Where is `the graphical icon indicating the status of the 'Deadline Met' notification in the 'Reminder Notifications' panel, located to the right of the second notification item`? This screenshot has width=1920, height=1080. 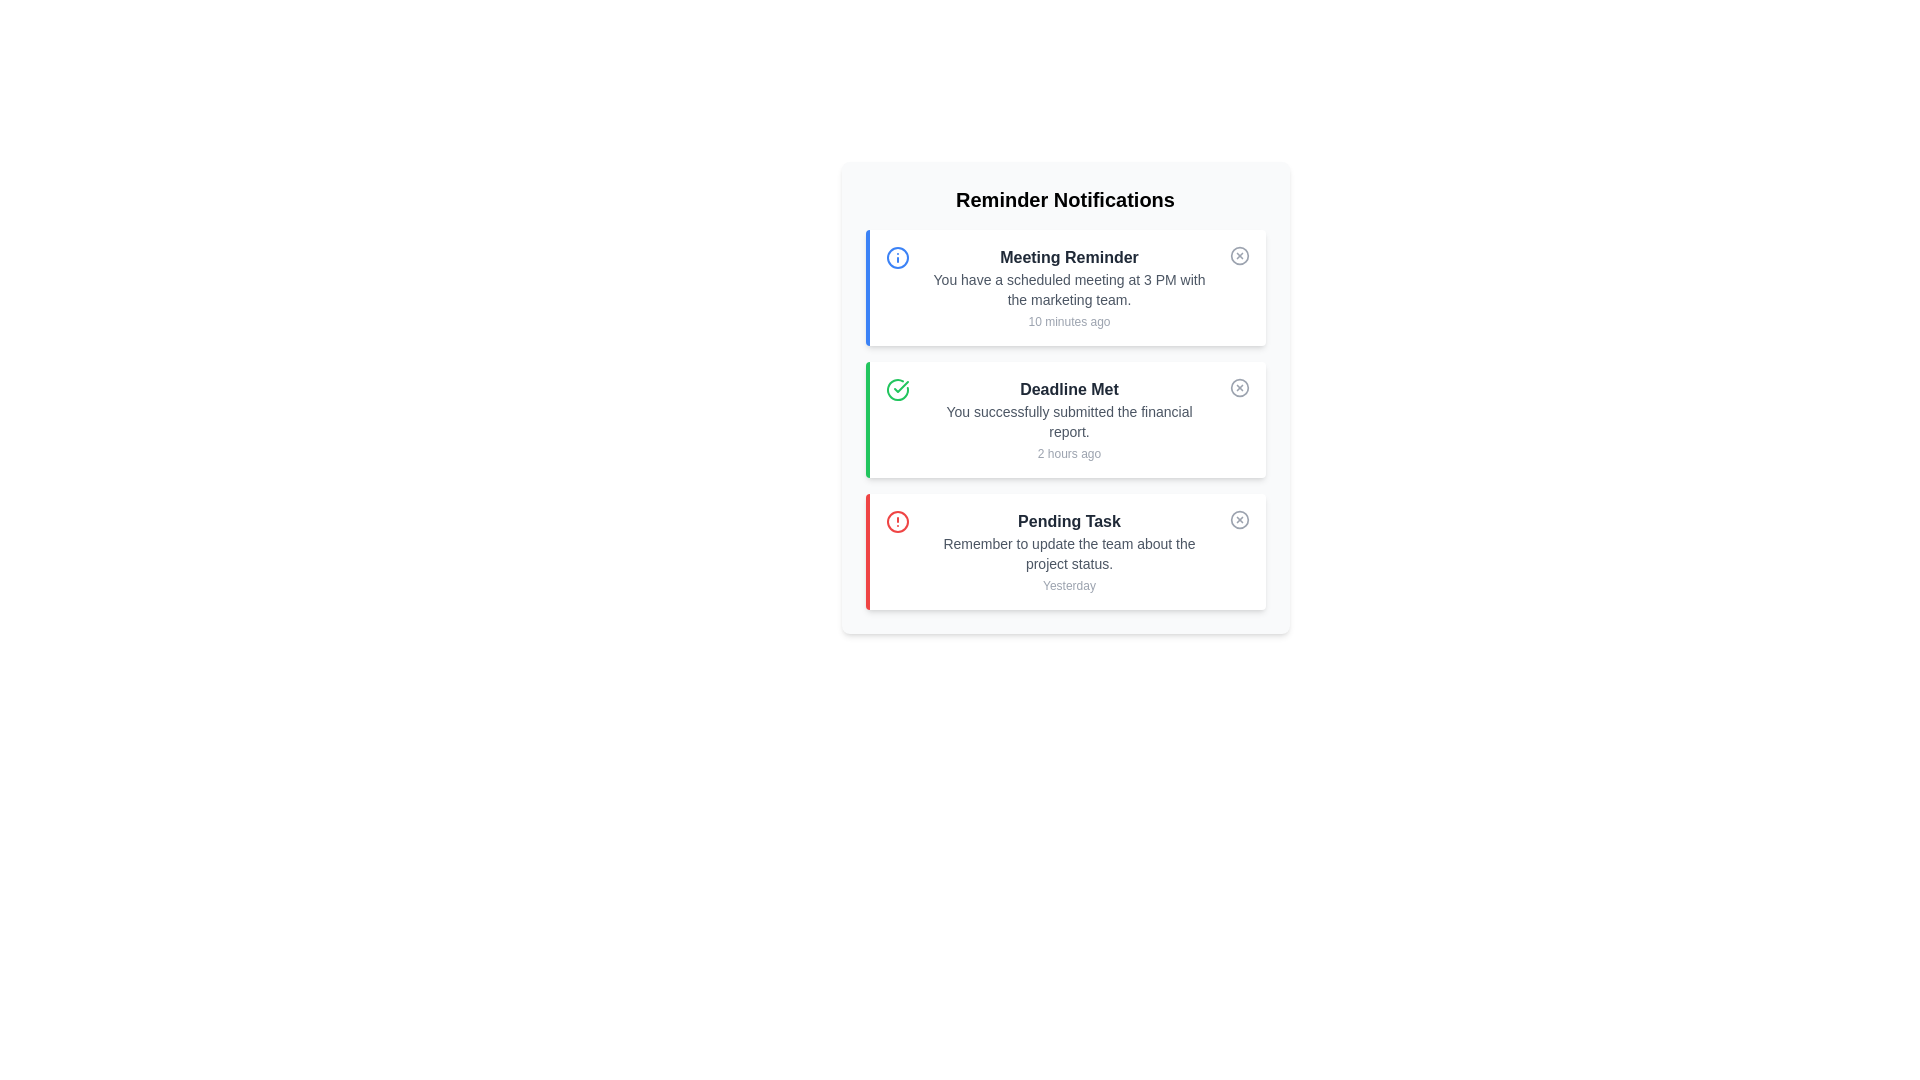 the graphical icon indicating the status of the 'Deadline Met' notification in the 'Reminder Notifications' panel, located to the right of the second notification item is located at coordinates (1238, 388).